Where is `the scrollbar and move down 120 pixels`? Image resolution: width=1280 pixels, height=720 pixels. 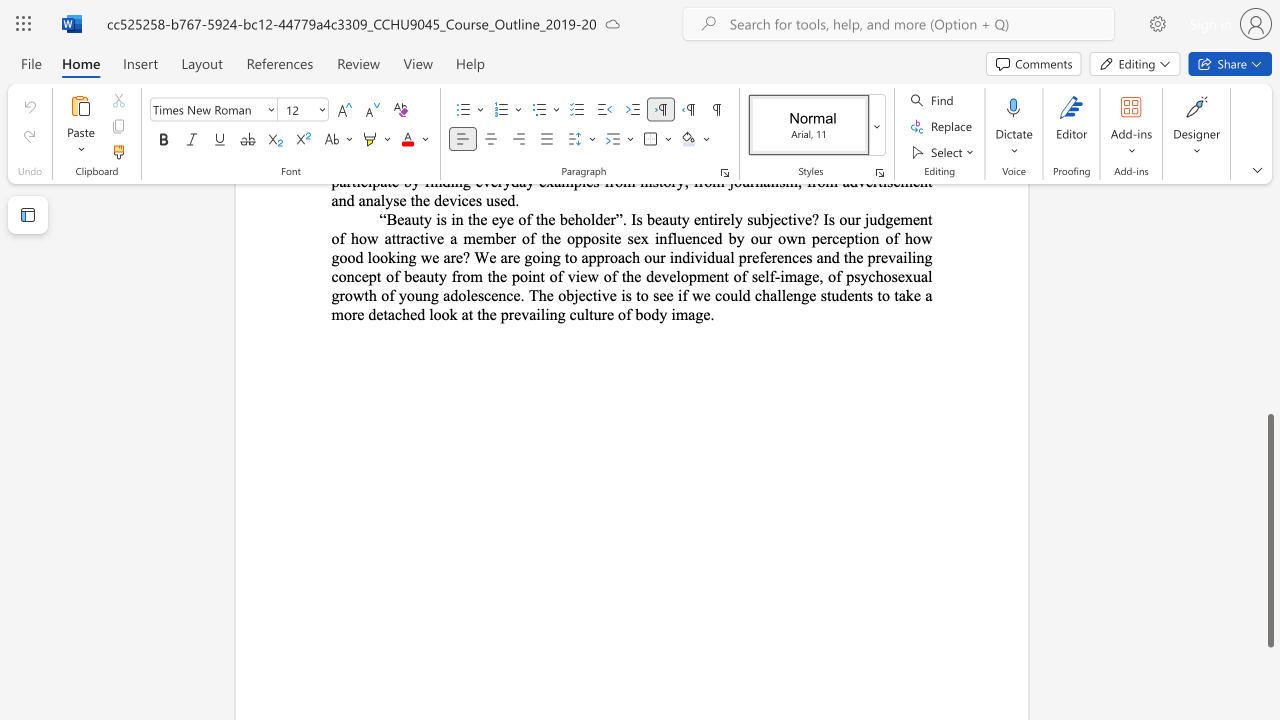 the scrollbar and move down 120 pixels is located at coordinates (1269, 529).